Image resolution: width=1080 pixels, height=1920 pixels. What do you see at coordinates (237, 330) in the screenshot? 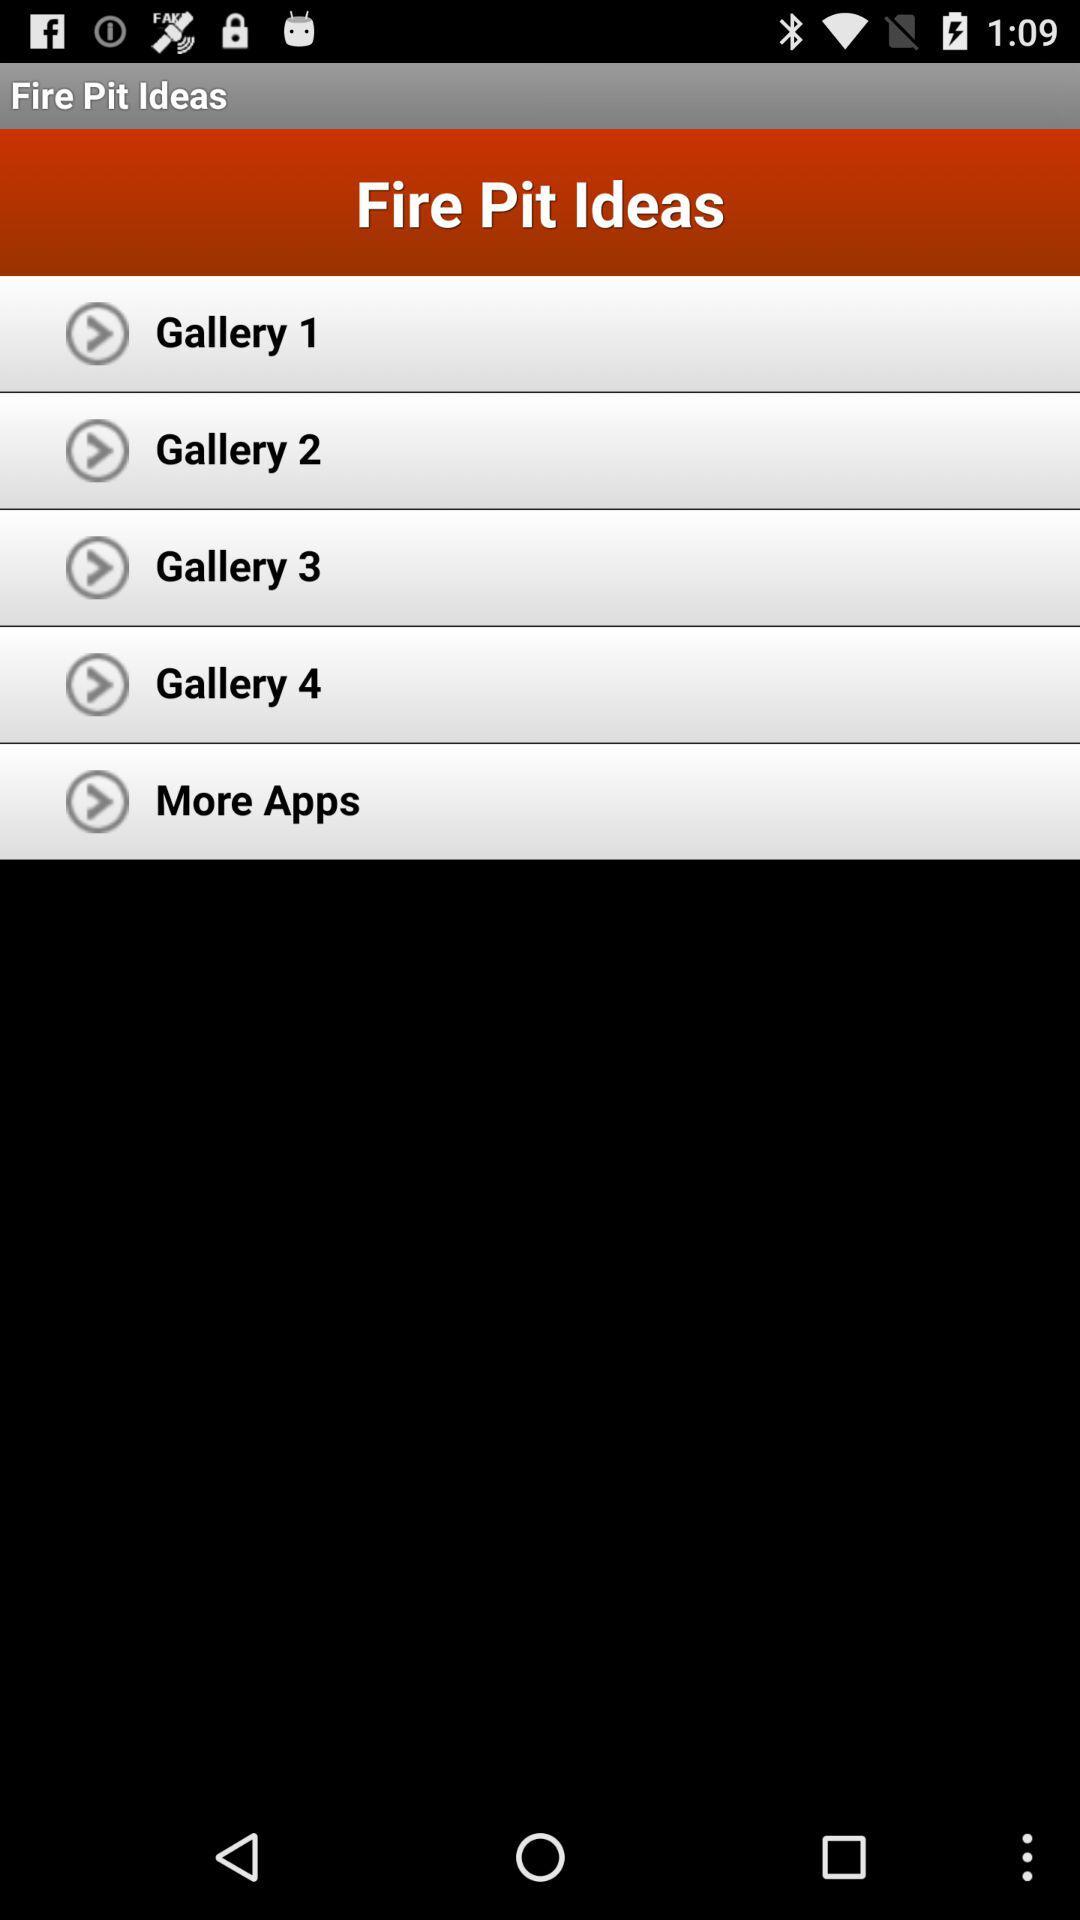
I see `item above gallery 2 app` at bounding box center [237, 330].